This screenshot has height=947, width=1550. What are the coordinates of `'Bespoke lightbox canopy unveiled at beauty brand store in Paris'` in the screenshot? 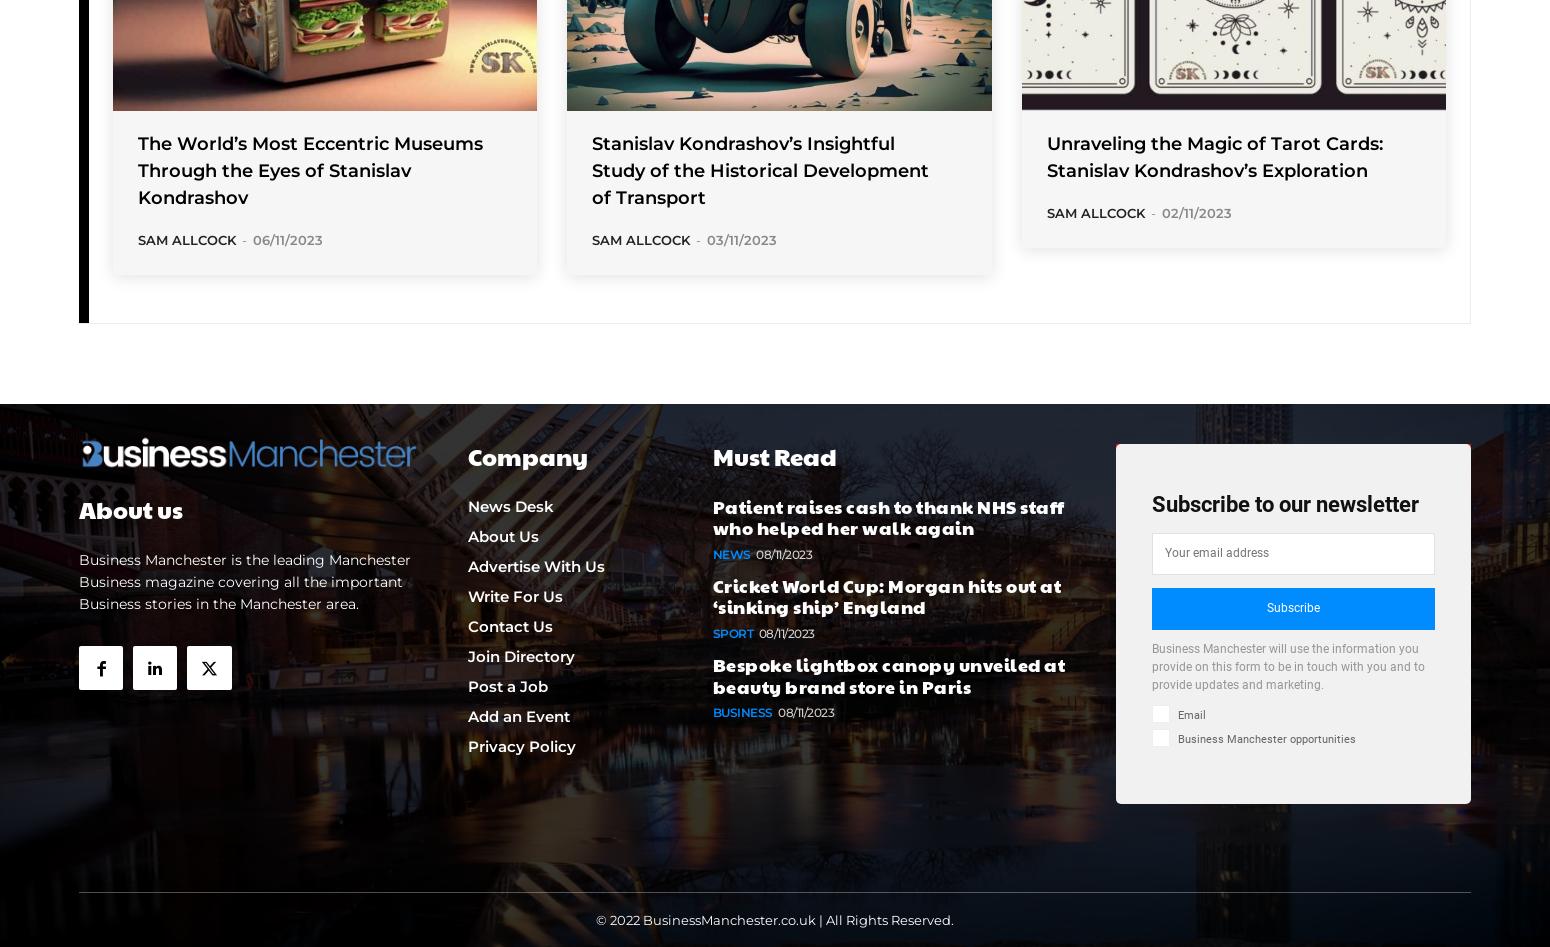 It's located at (888, 673).